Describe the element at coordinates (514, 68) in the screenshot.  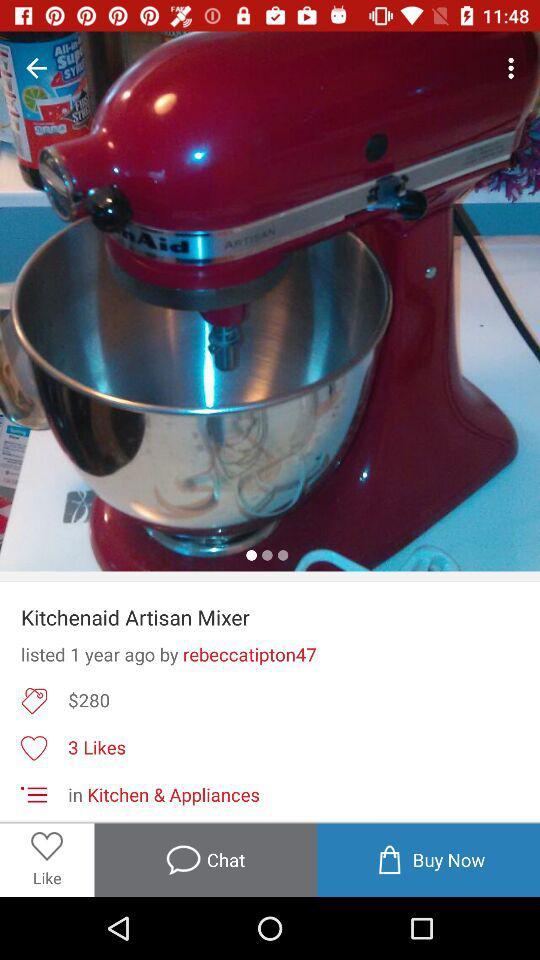
I see `the button with three dots` at that location.